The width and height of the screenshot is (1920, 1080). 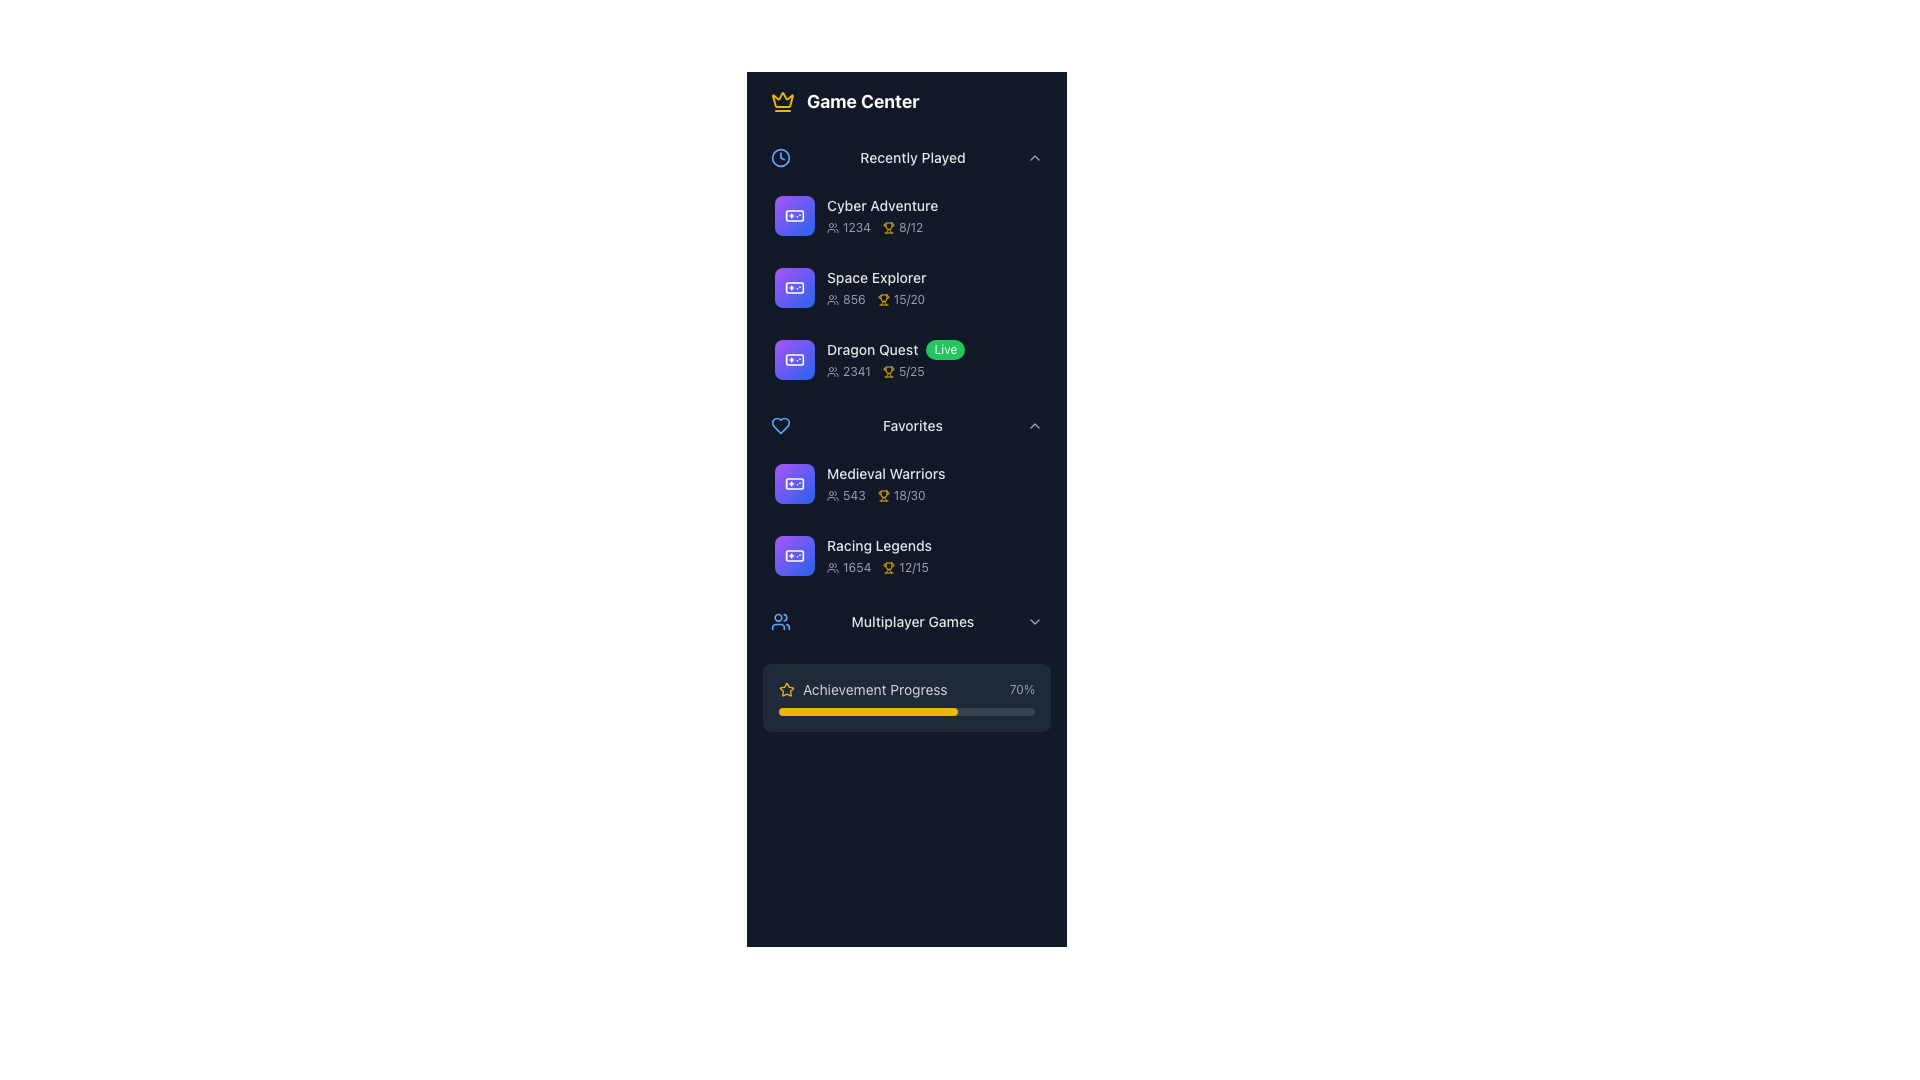 I want to click on the Text Label displaying '15/20' in the second item of the 'Recently Played' list, which is adjacent to a user icon, so click(x=846, y=300).